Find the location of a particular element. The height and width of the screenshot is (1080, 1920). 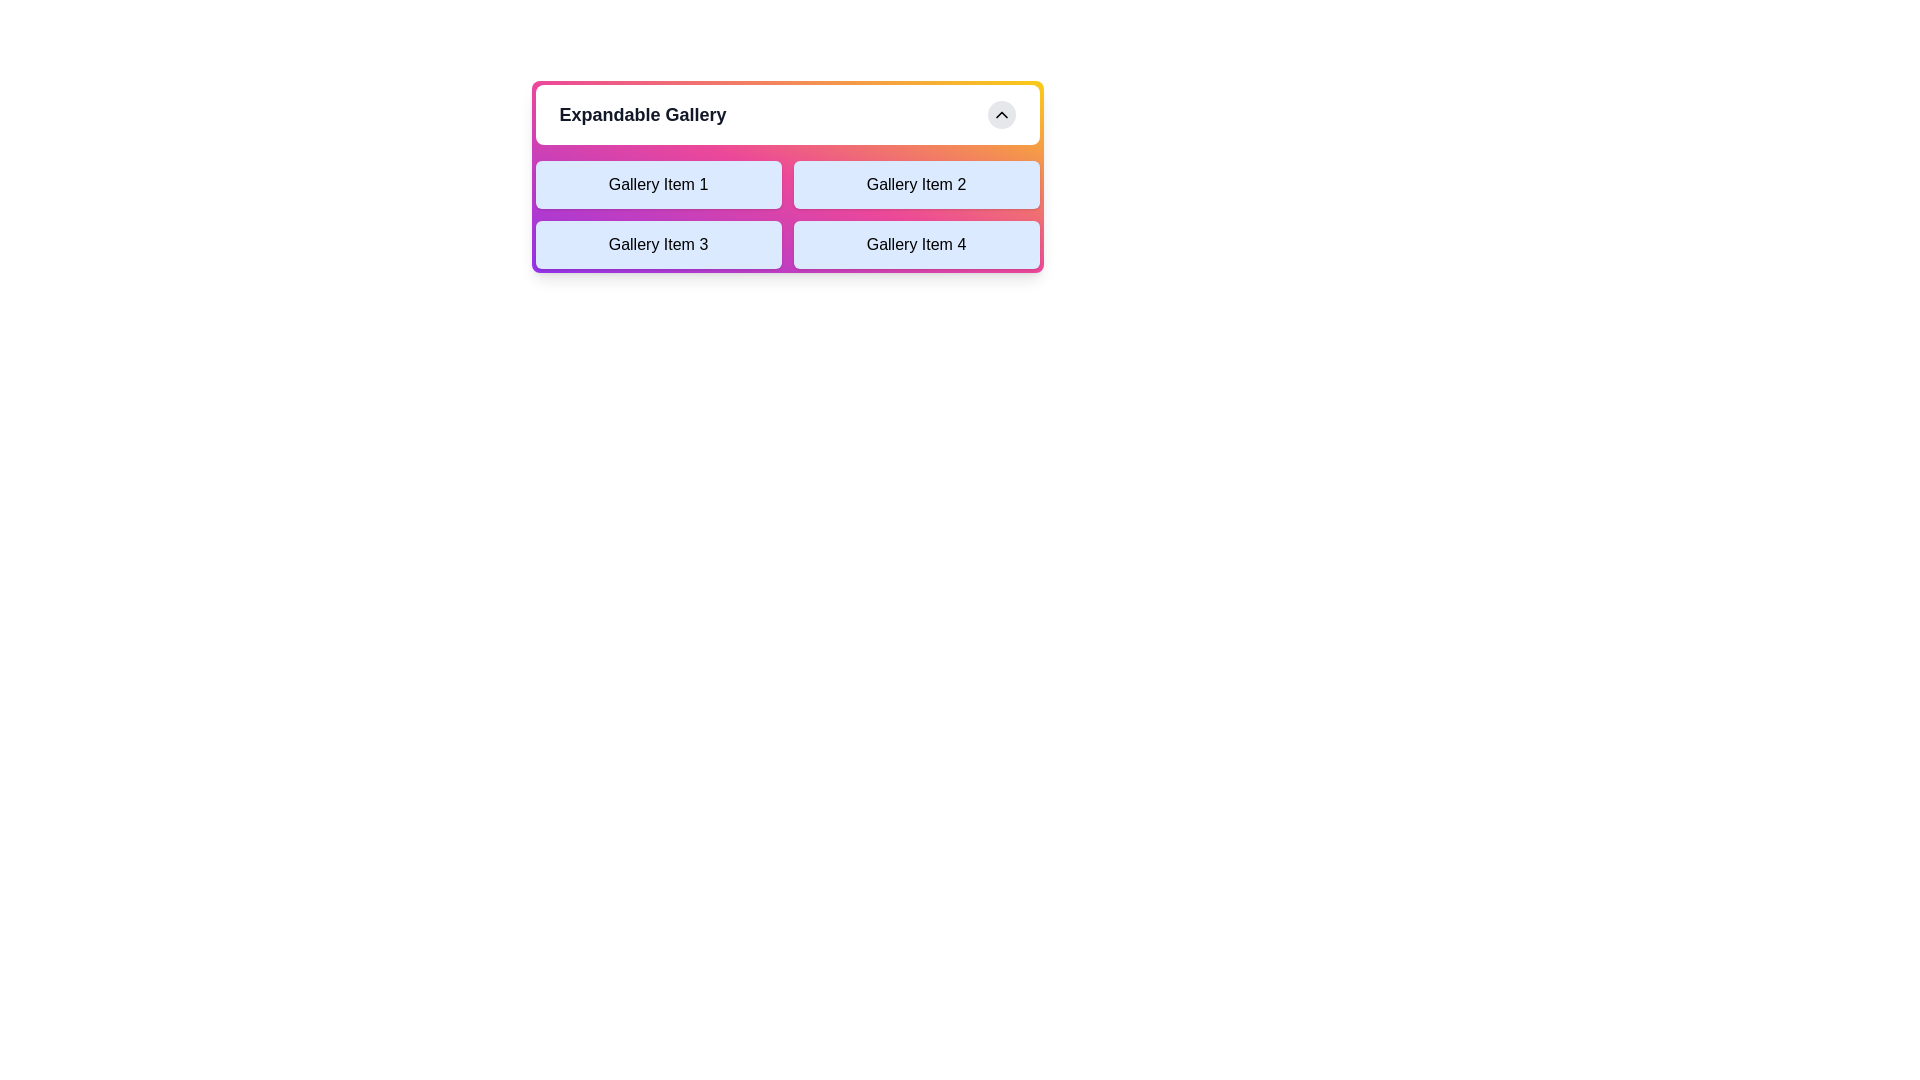

the upward-pointing chevron icon within the circular button is located at coordinates (1001, 115).